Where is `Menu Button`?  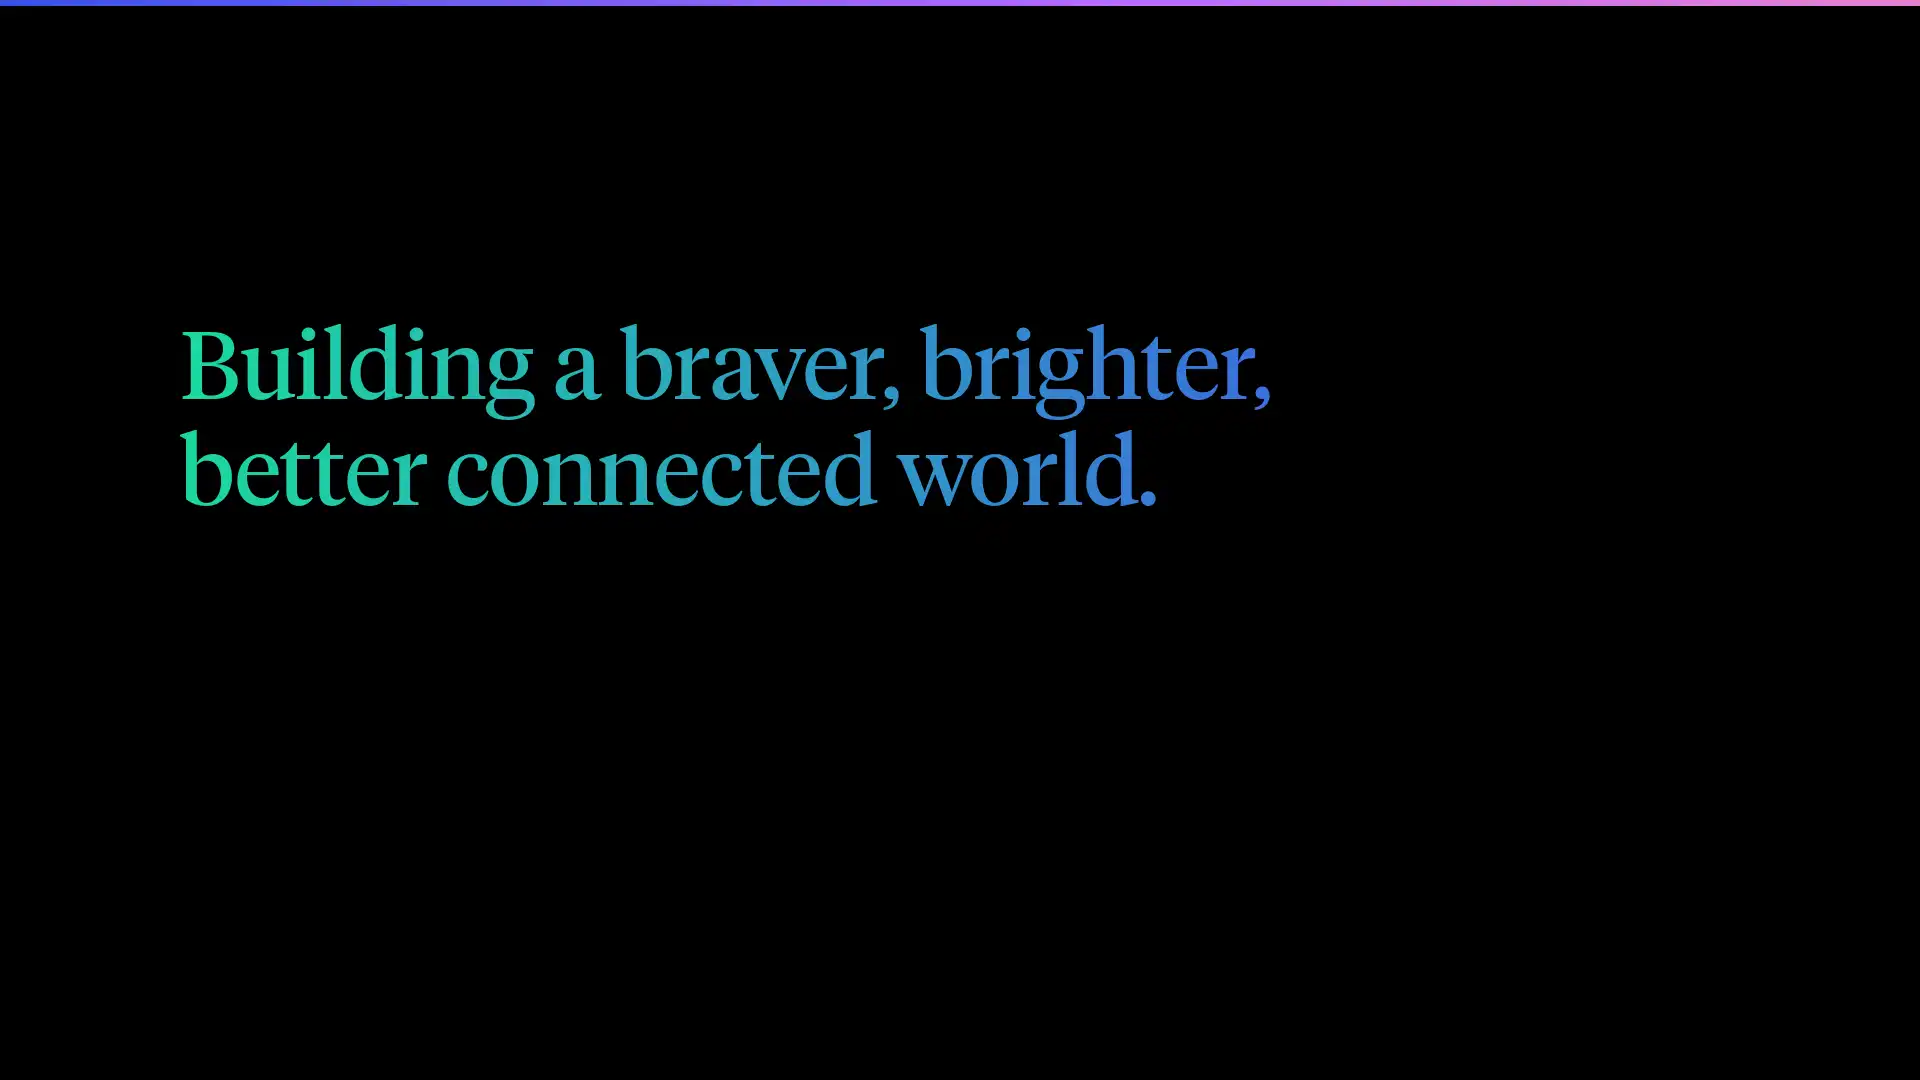 Menu Button is located at coordinates (1717, 52).